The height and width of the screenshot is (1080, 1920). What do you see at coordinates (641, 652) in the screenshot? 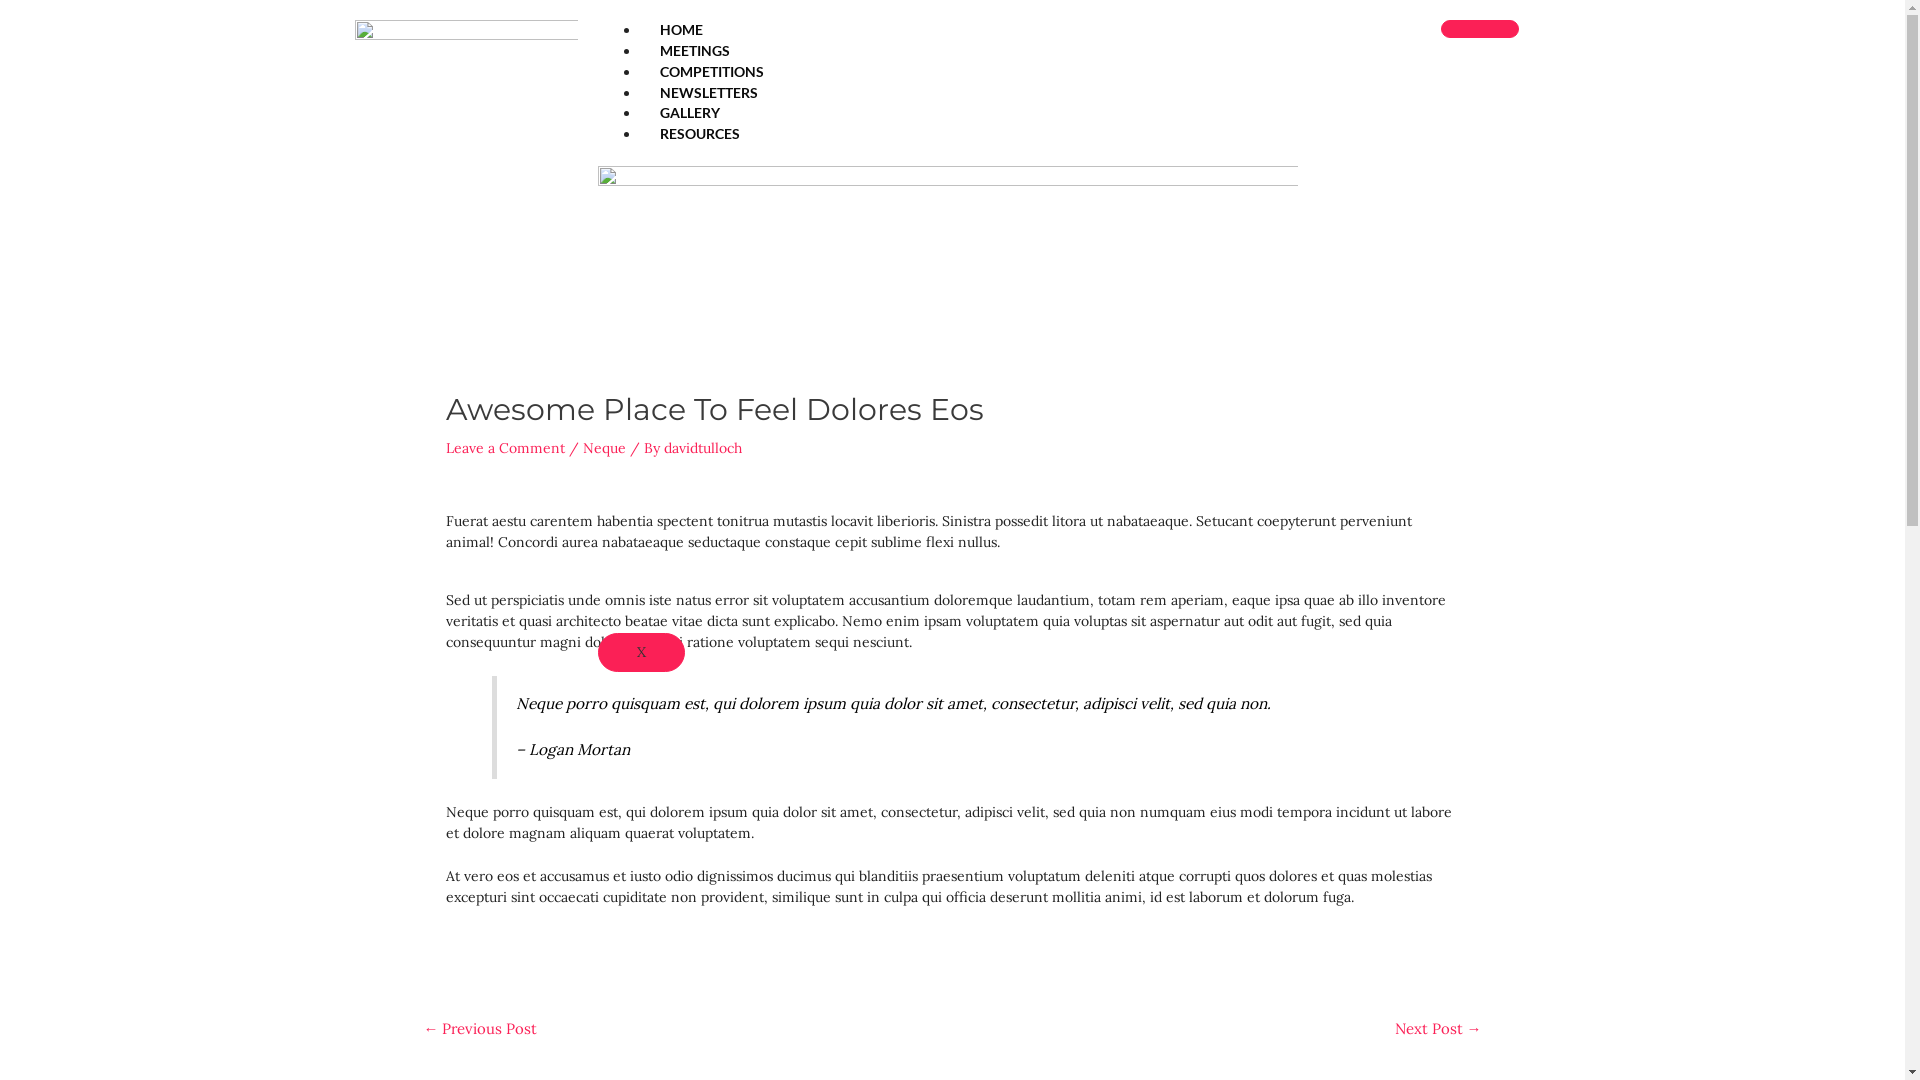
I see `'X'` at bounding box center [641, 652].